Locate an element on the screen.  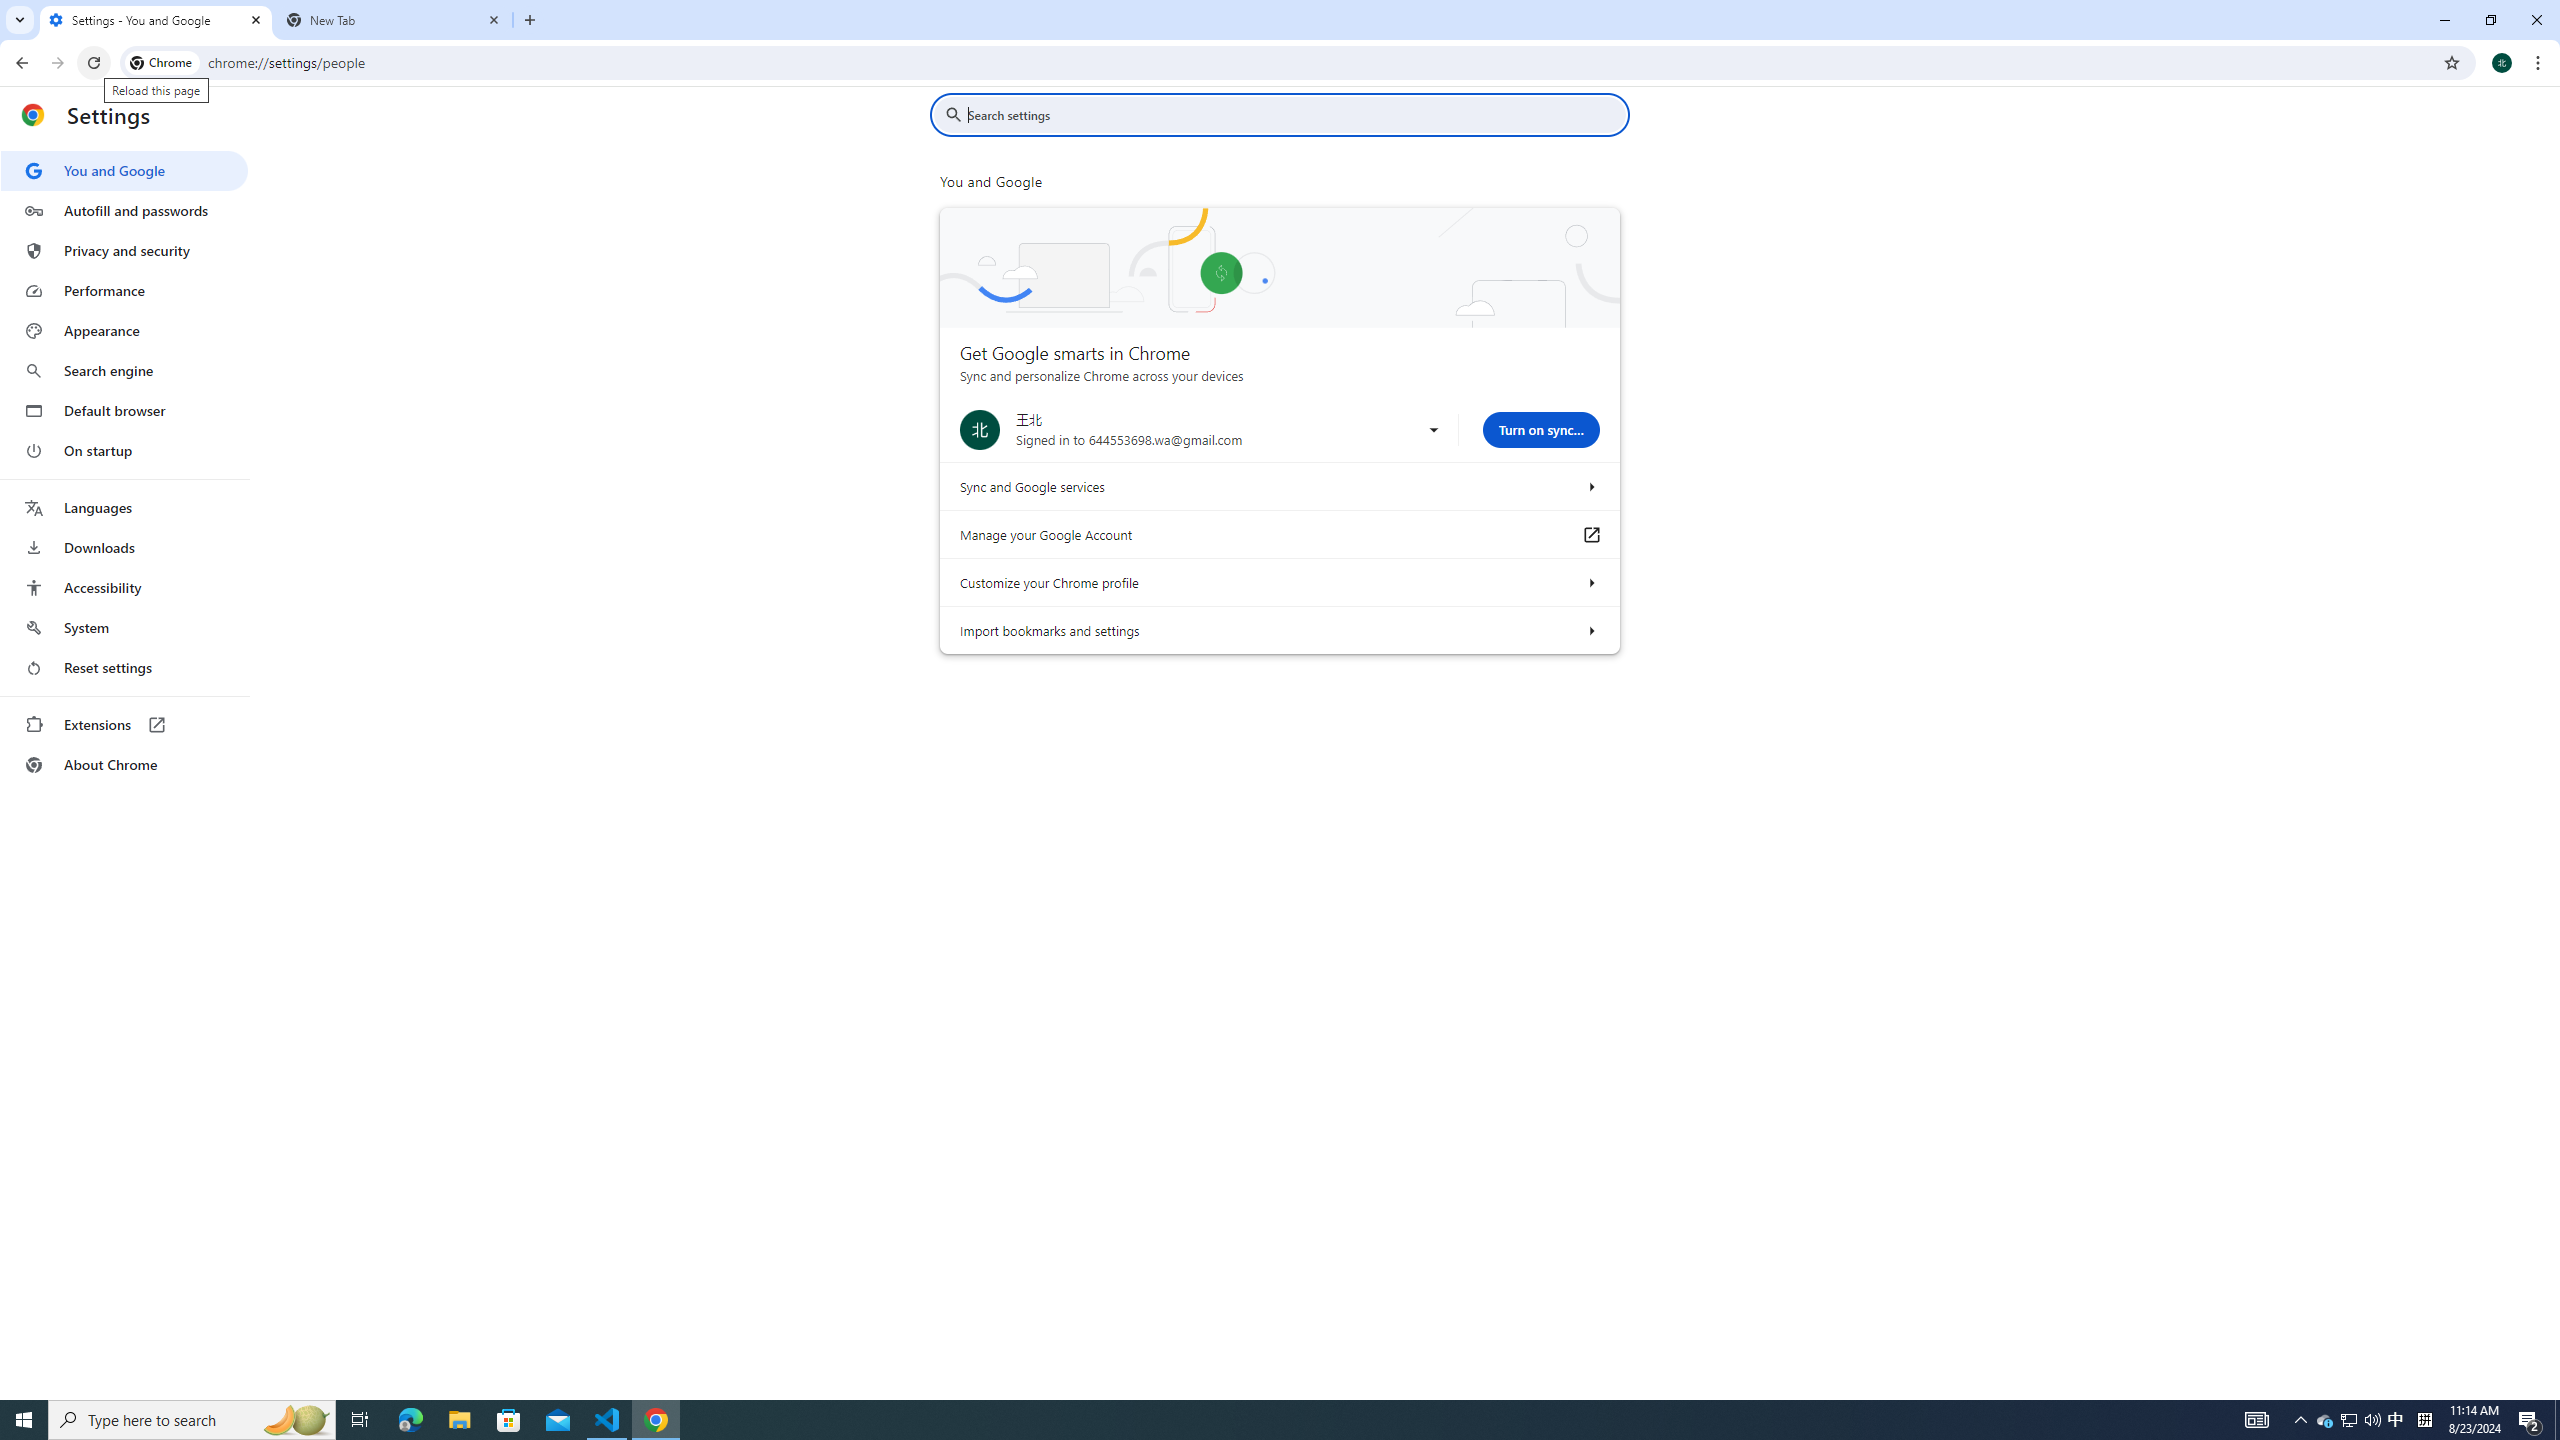
'Languages' is located at coordinates (123, 508).